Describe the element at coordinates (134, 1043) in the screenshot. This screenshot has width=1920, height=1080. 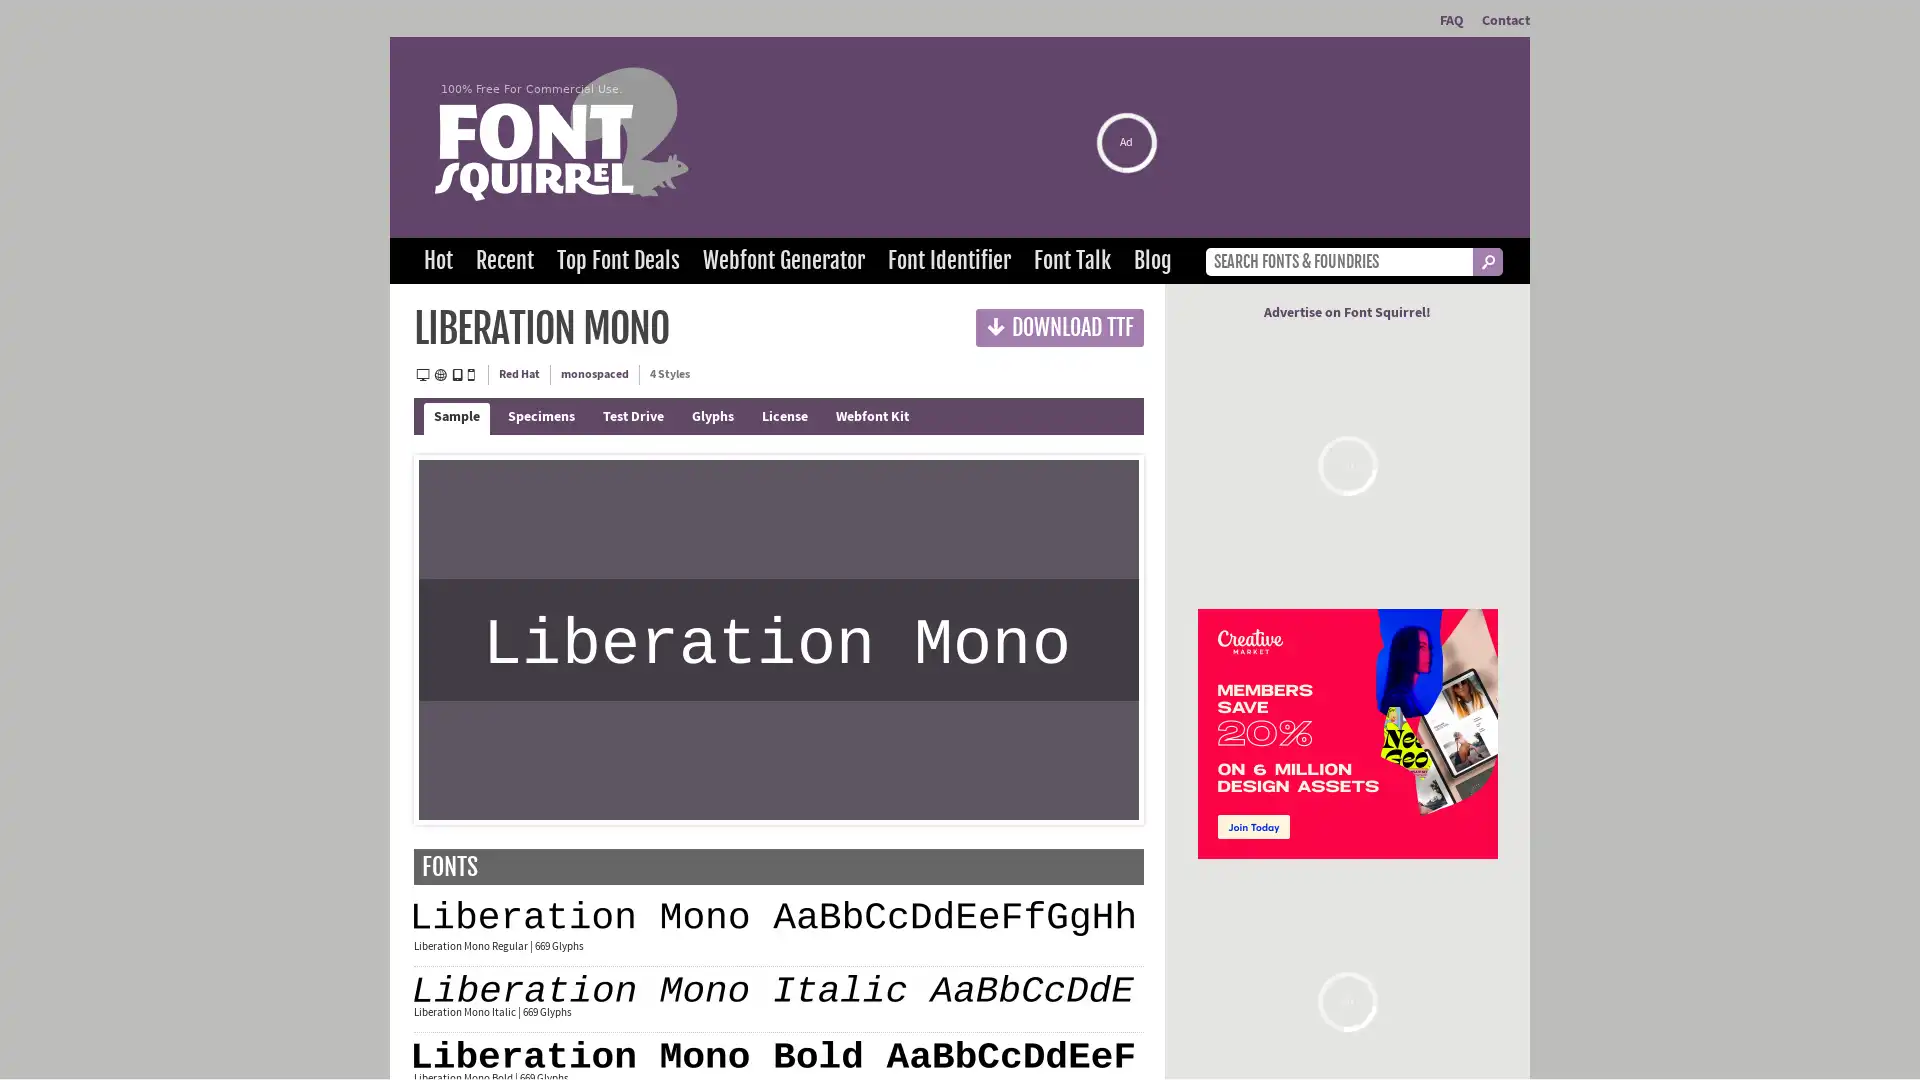
I see `Do Not Sell My Data` at that location.